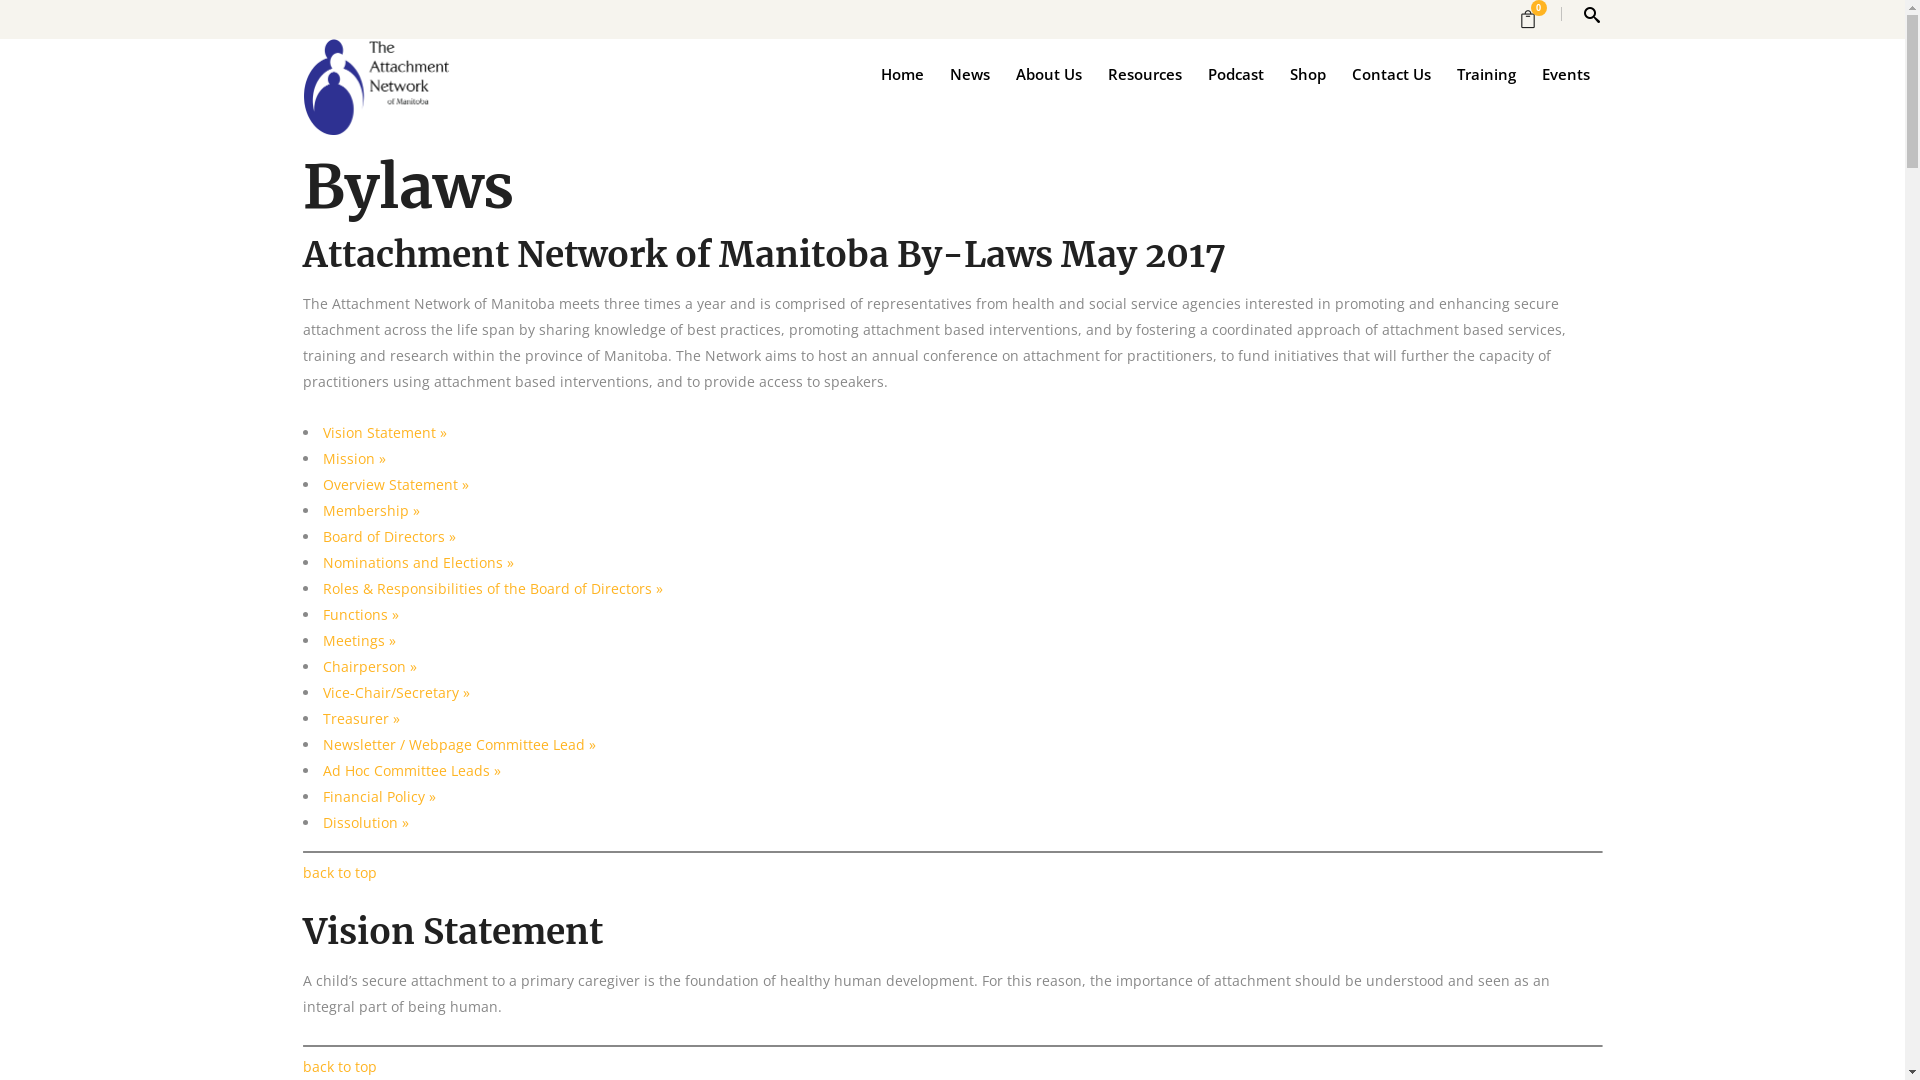  What do you see at coordinates (1486, 72) in the screenshot?
I see `'Training'` at bounding box center [1486, 72].